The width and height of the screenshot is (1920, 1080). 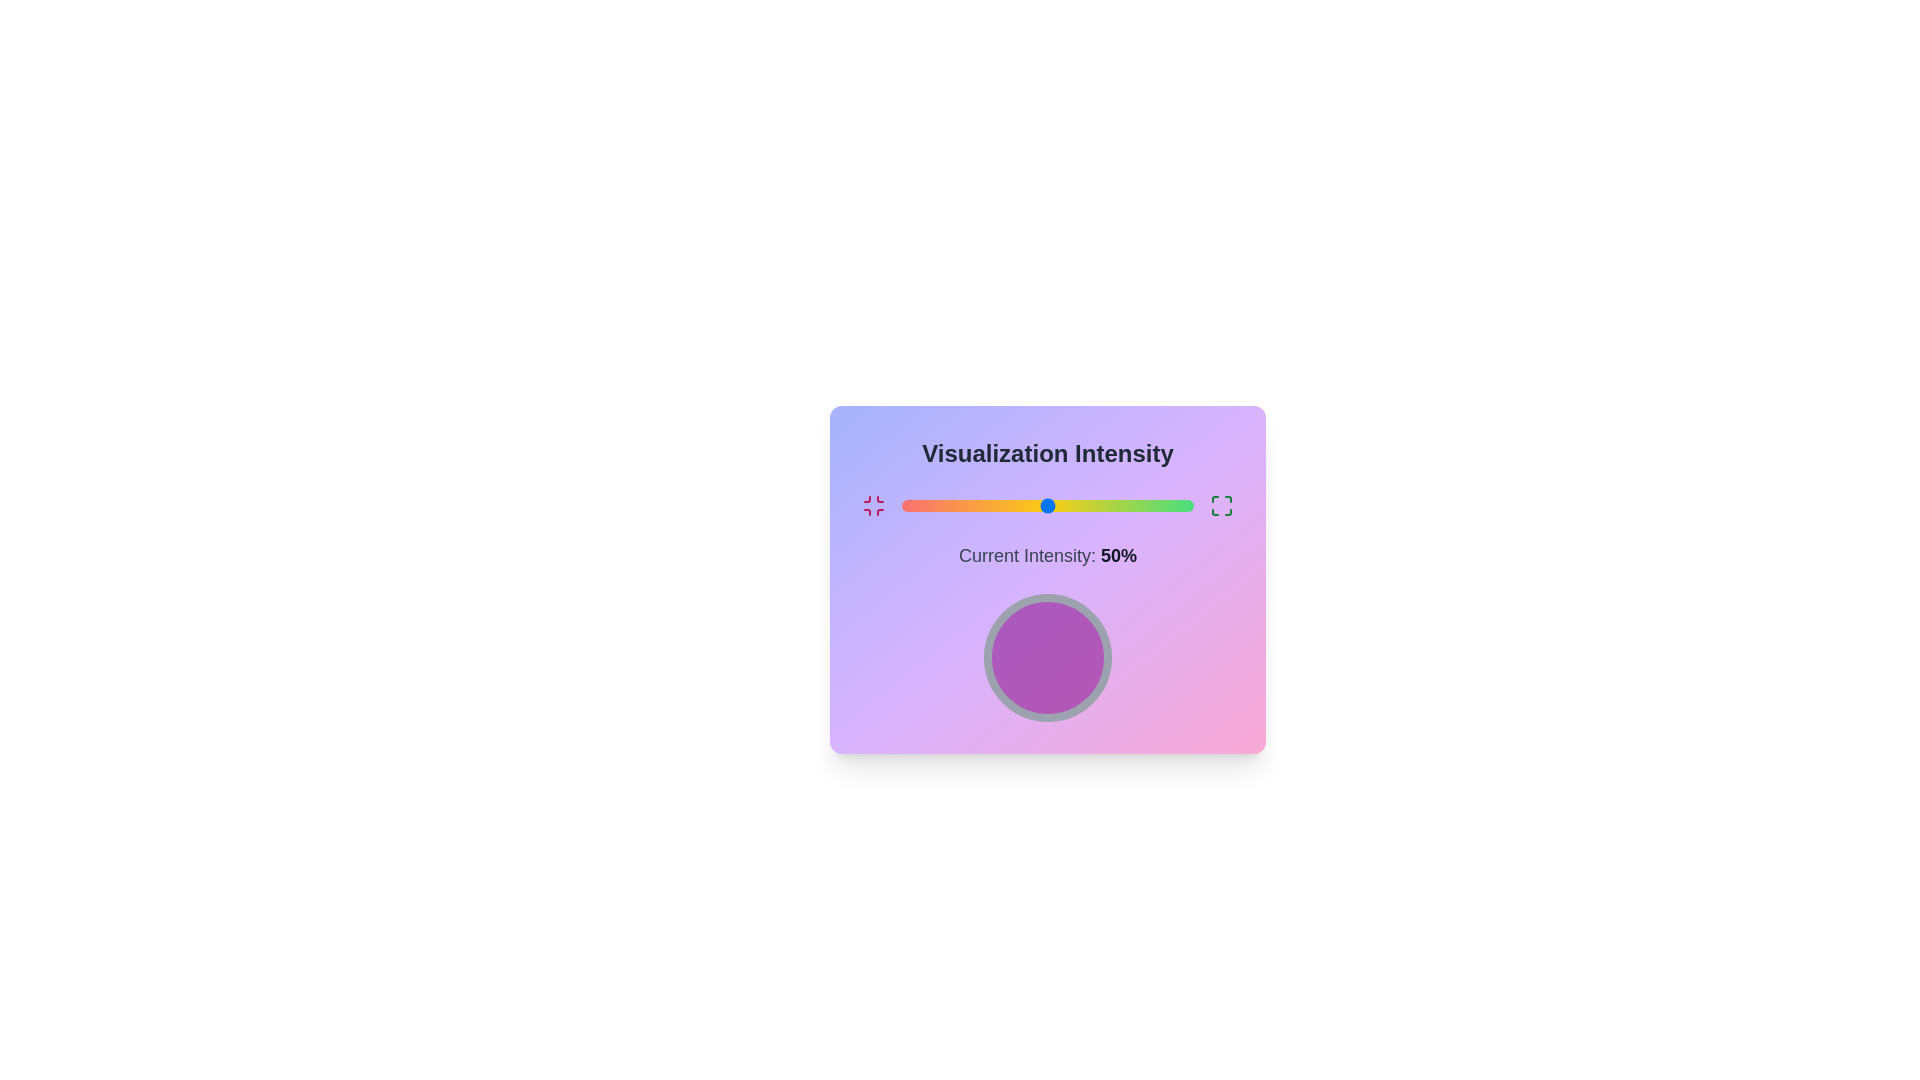 I want to click on the slider to set the intensity to 80%, so click(x=1135, y=504).